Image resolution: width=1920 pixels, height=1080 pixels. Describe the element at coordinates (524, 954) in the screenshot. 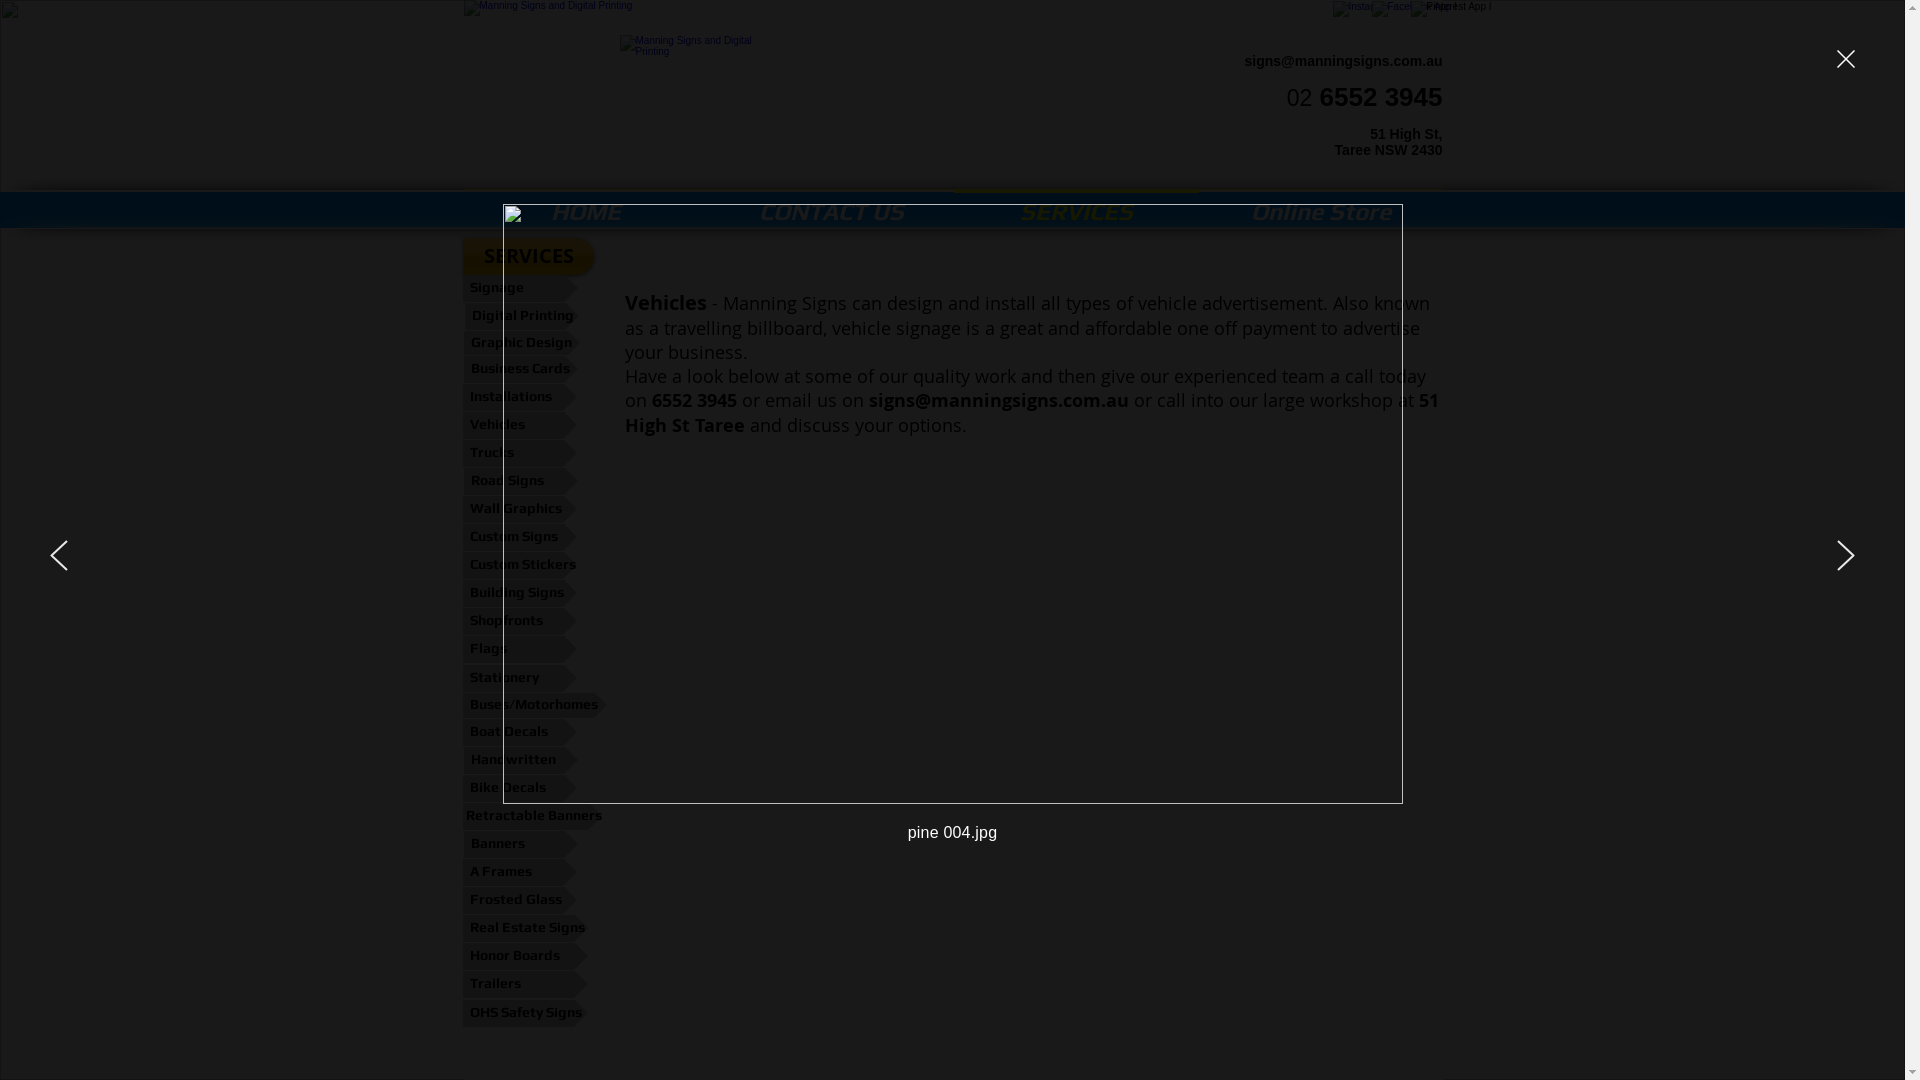

I see `'Honor Boards'` at that location.